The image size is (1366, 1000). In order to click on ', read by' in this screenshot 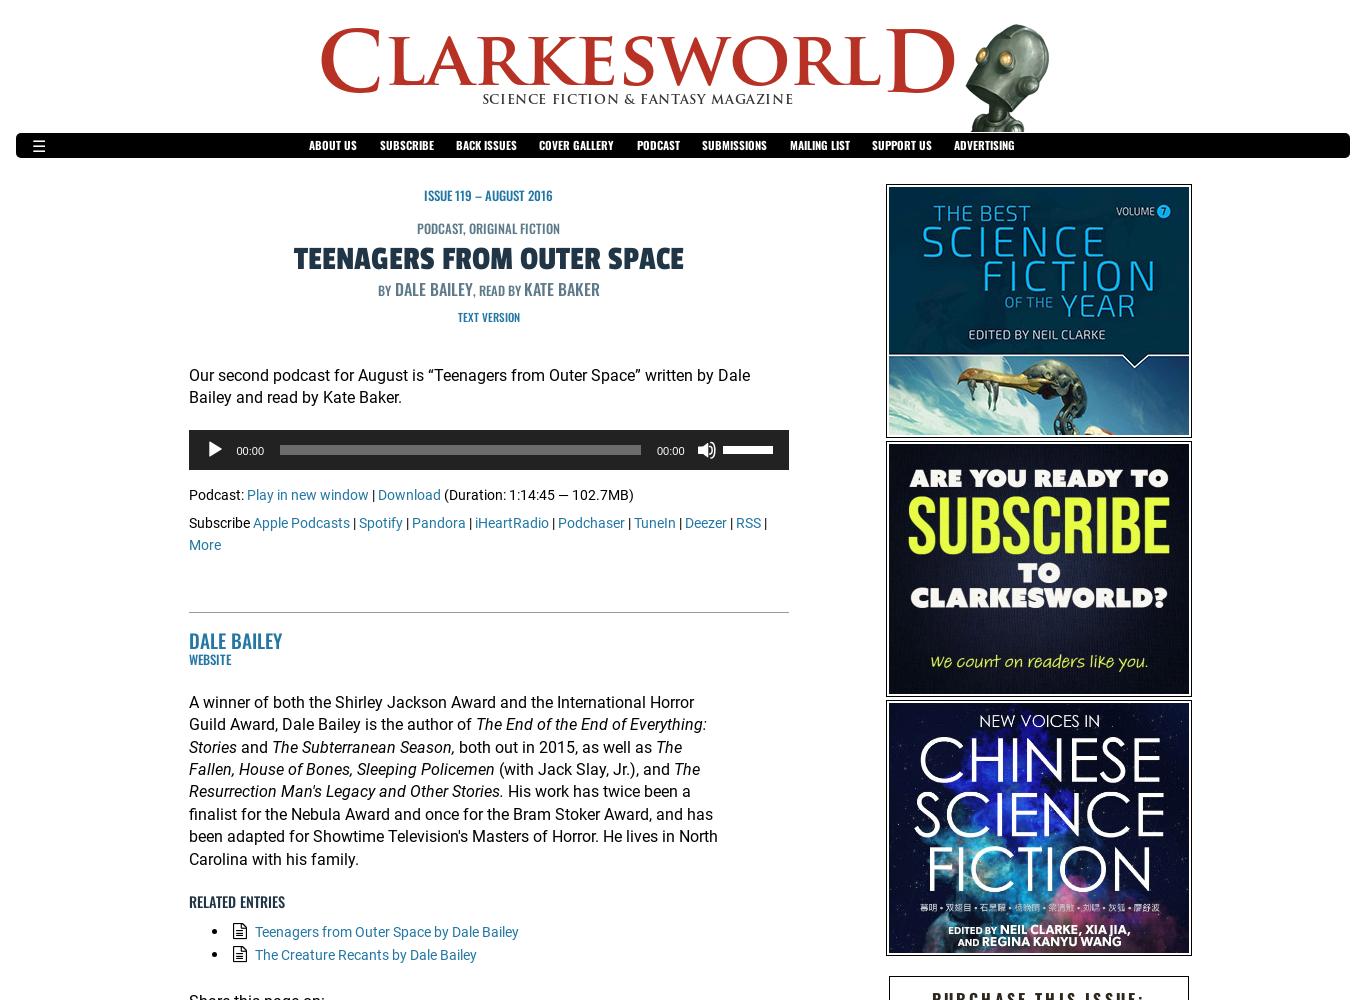, I will do `click(497, 290)`.